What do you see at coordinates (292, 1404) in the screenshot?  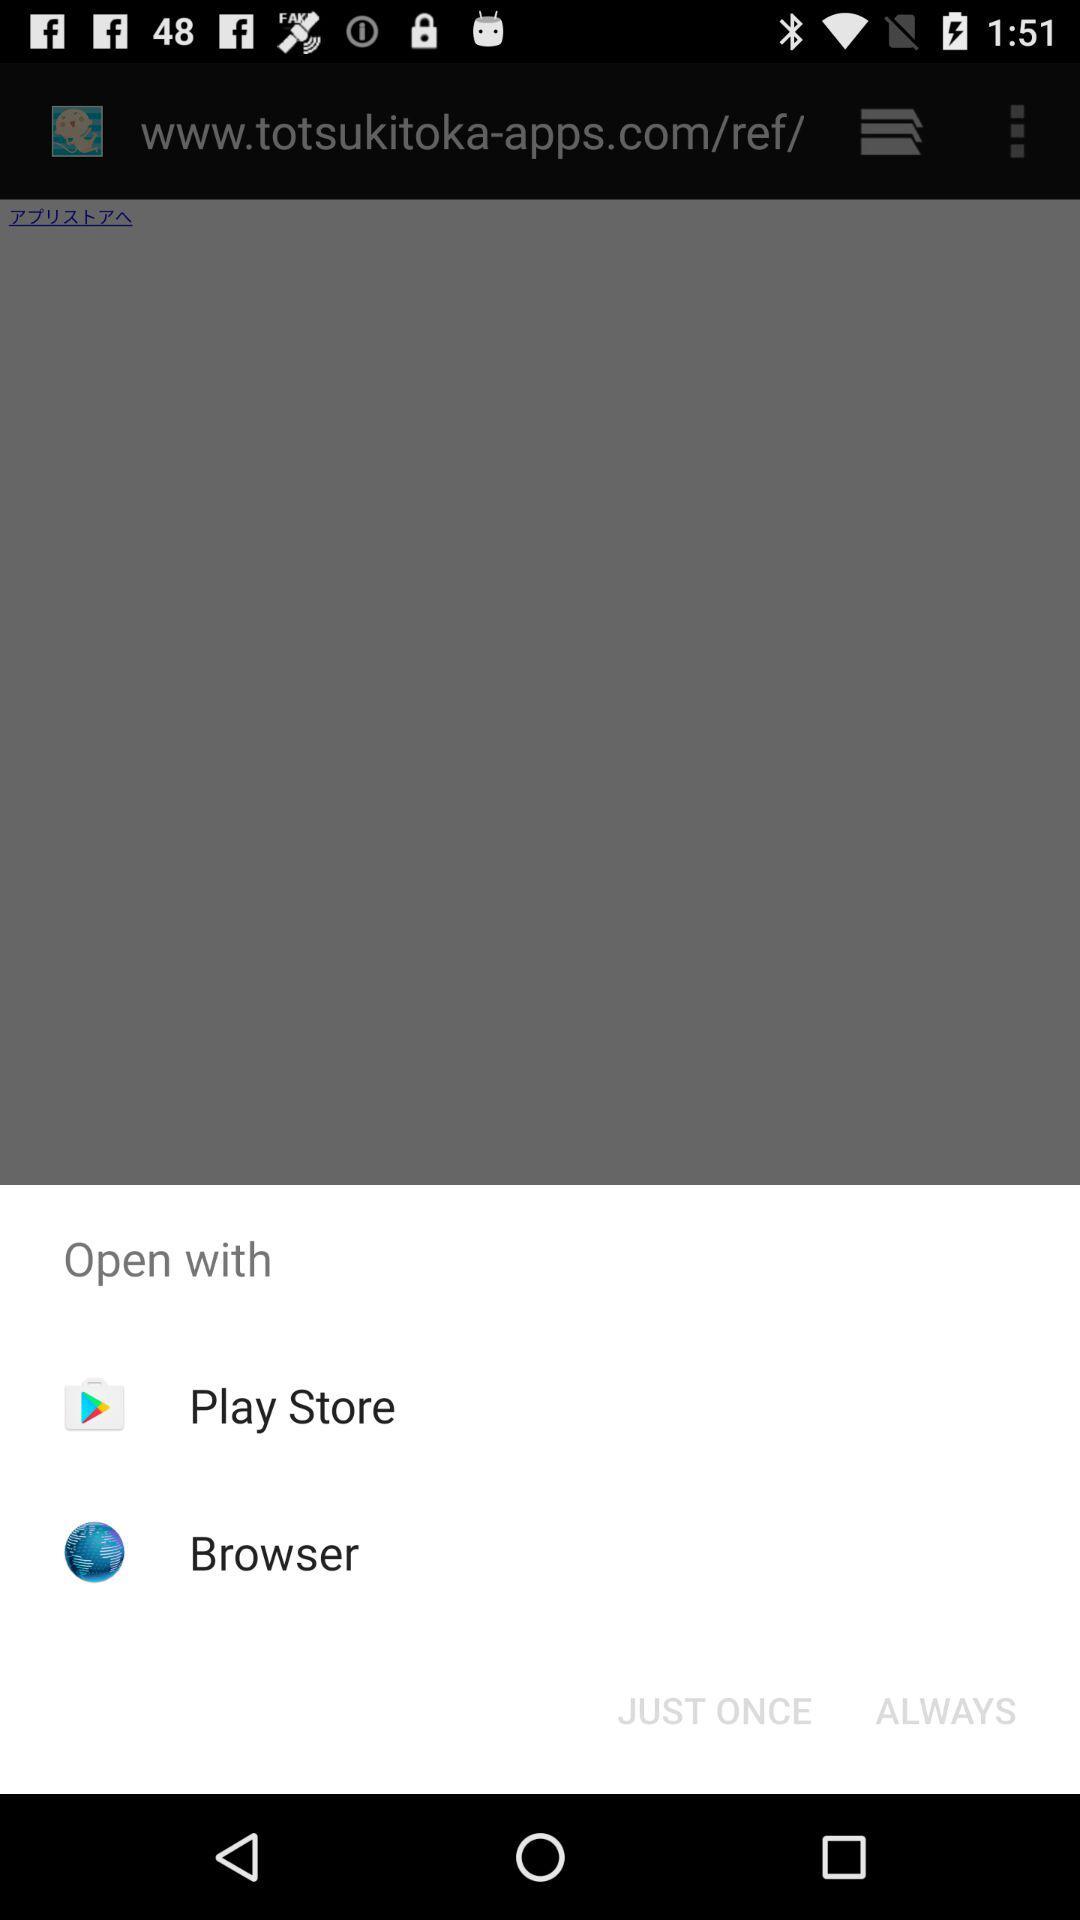 I see `play store item` at bounding box center [292, 1404].